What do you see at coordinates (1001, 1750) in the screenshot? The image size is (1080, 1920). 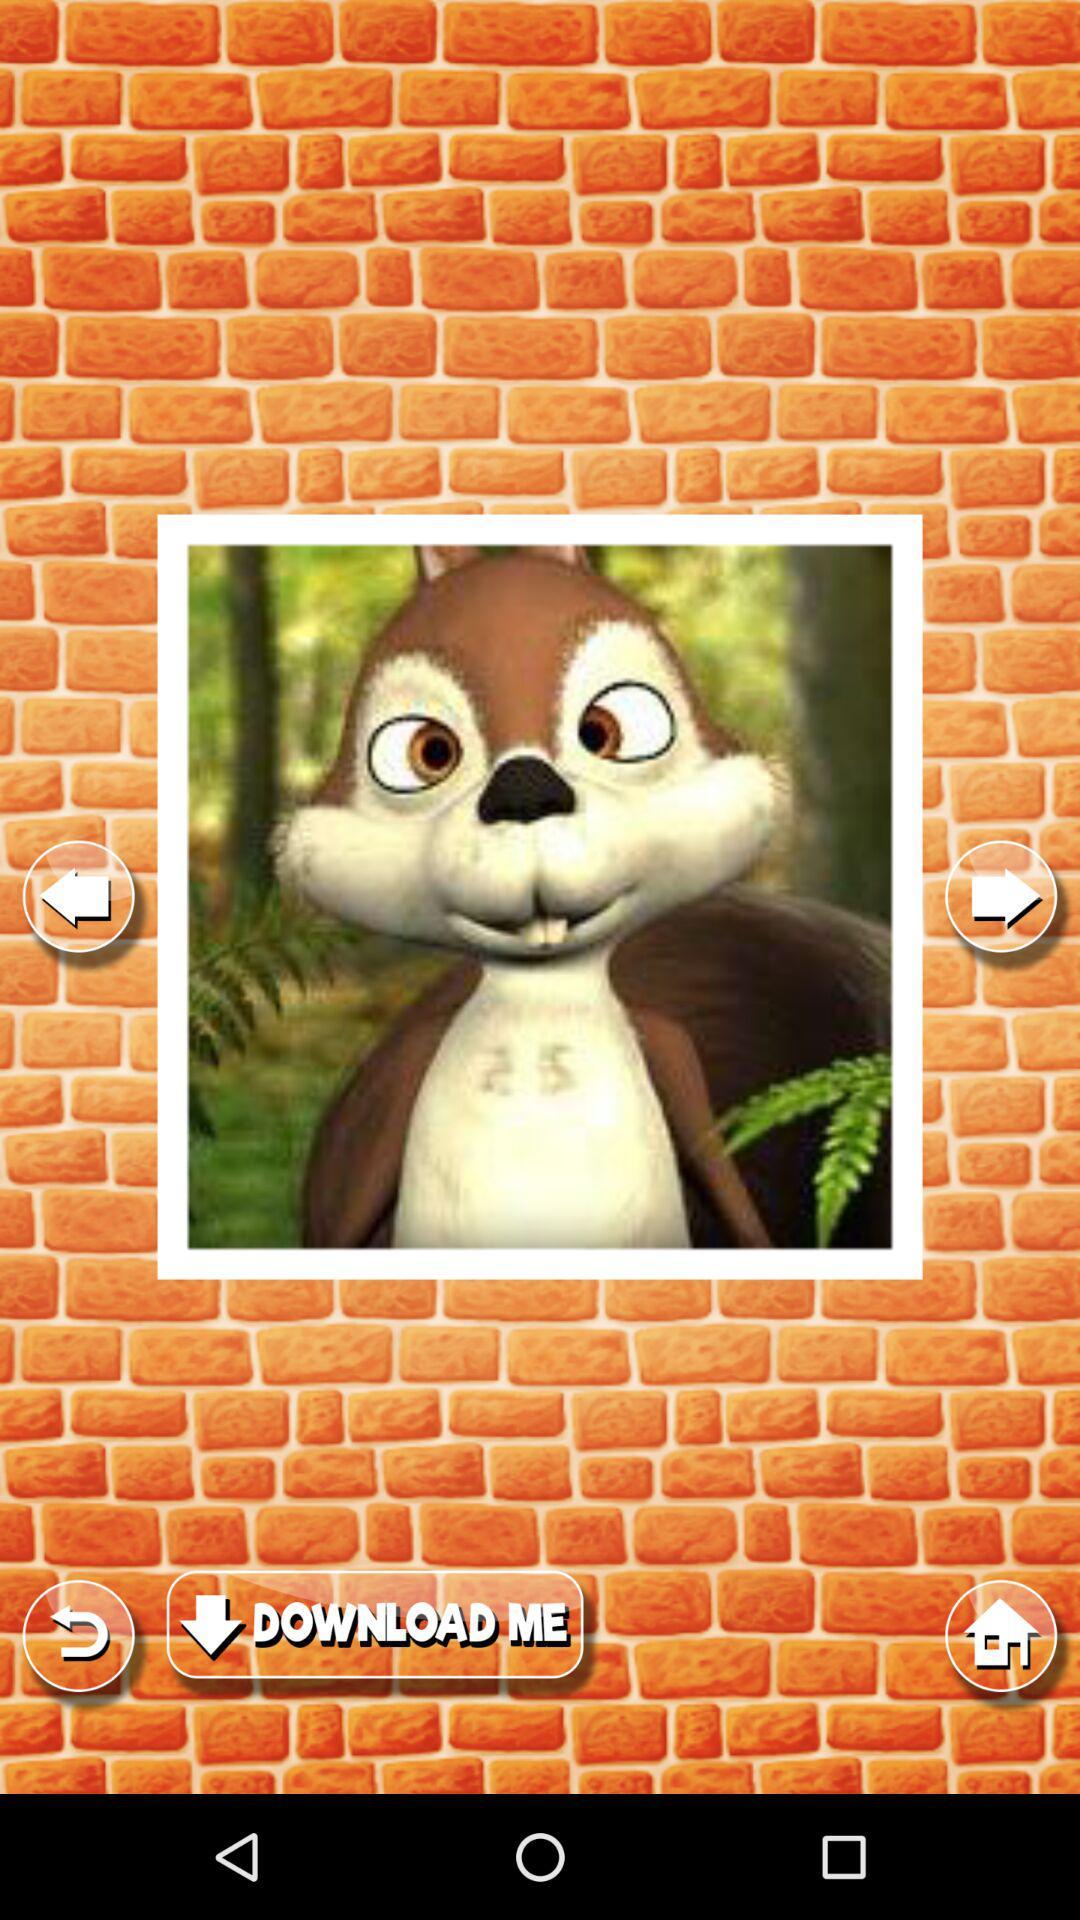 I see `the home icon` at bounding box center [1001, 1750].